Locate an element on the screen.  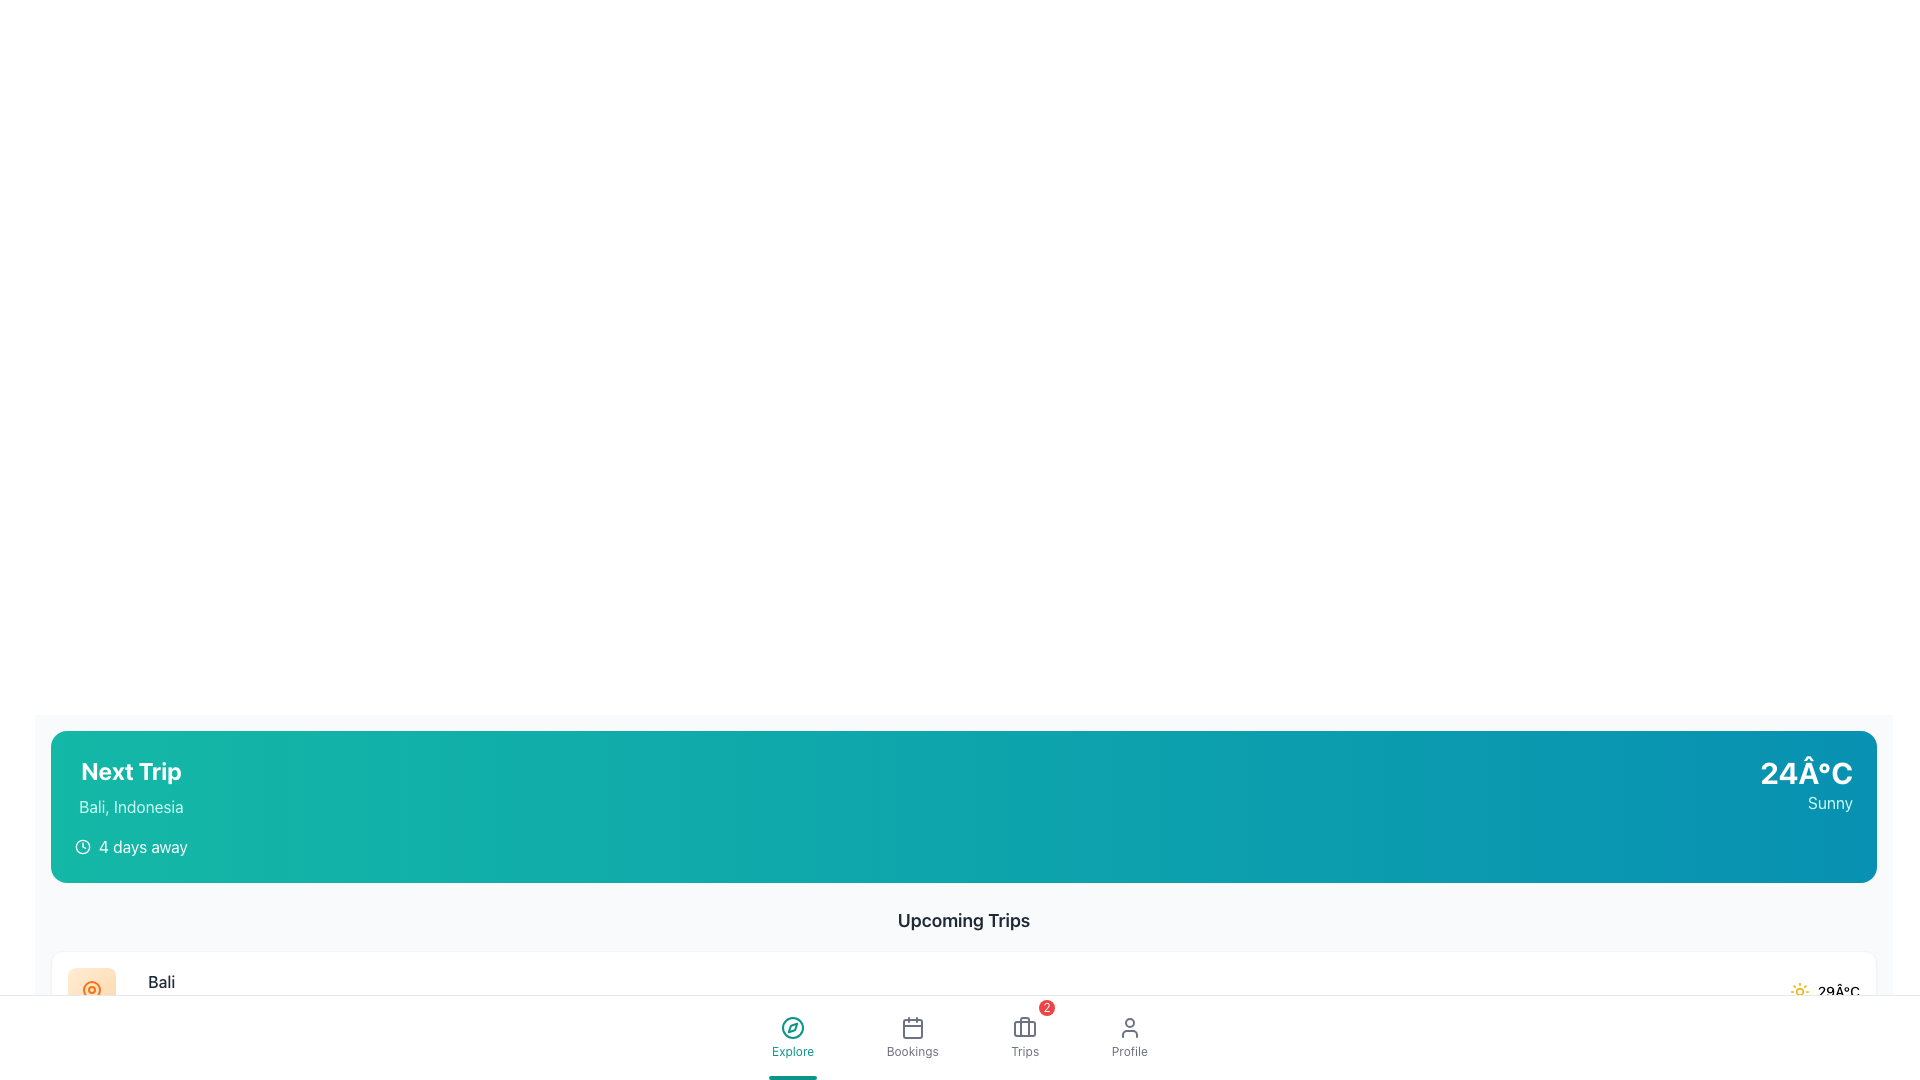
the SVG Rectangle that serves as the base of the calendar icon within the bottom navigation bar, which is centrally positioned in a 24x24 pixel bounding box is located at coordinates (911, 1029).